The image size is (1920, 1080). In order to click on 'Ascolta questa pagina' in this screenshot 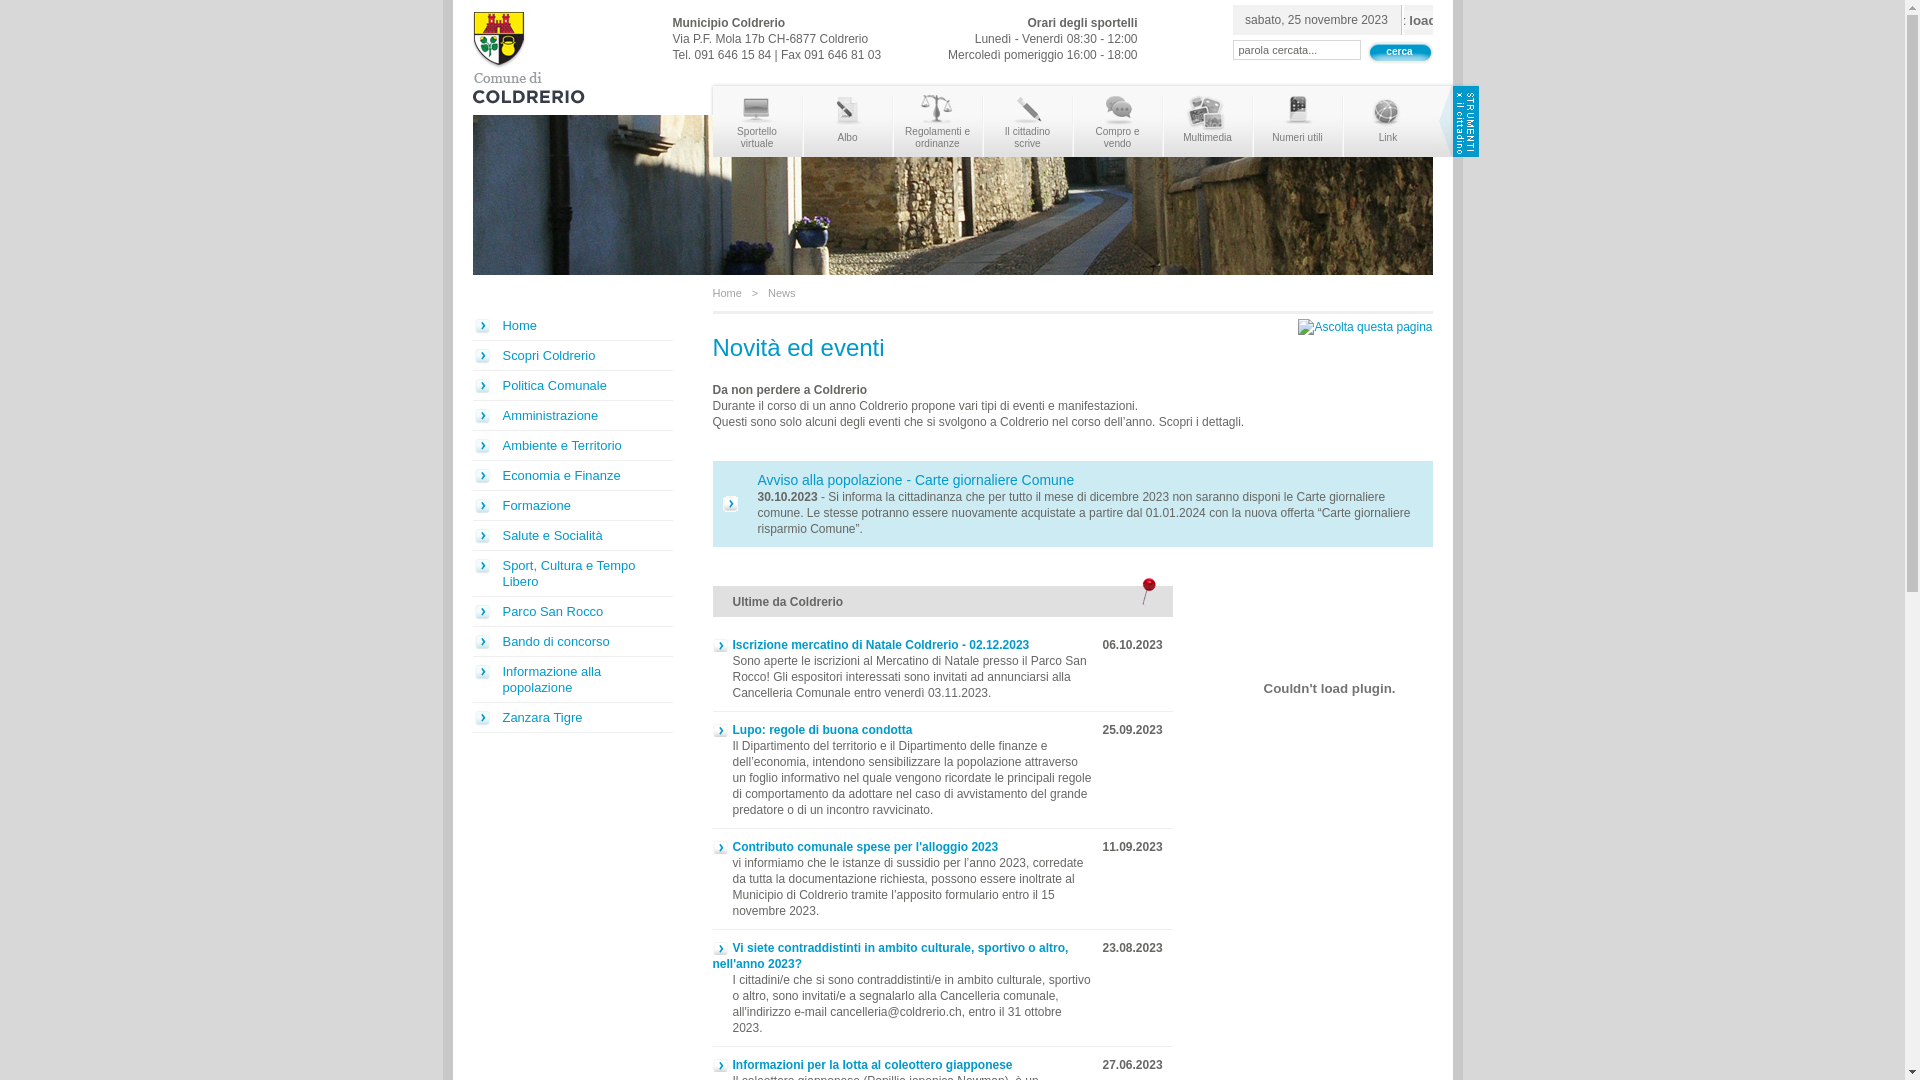, I will do `click(1363, 326)`.